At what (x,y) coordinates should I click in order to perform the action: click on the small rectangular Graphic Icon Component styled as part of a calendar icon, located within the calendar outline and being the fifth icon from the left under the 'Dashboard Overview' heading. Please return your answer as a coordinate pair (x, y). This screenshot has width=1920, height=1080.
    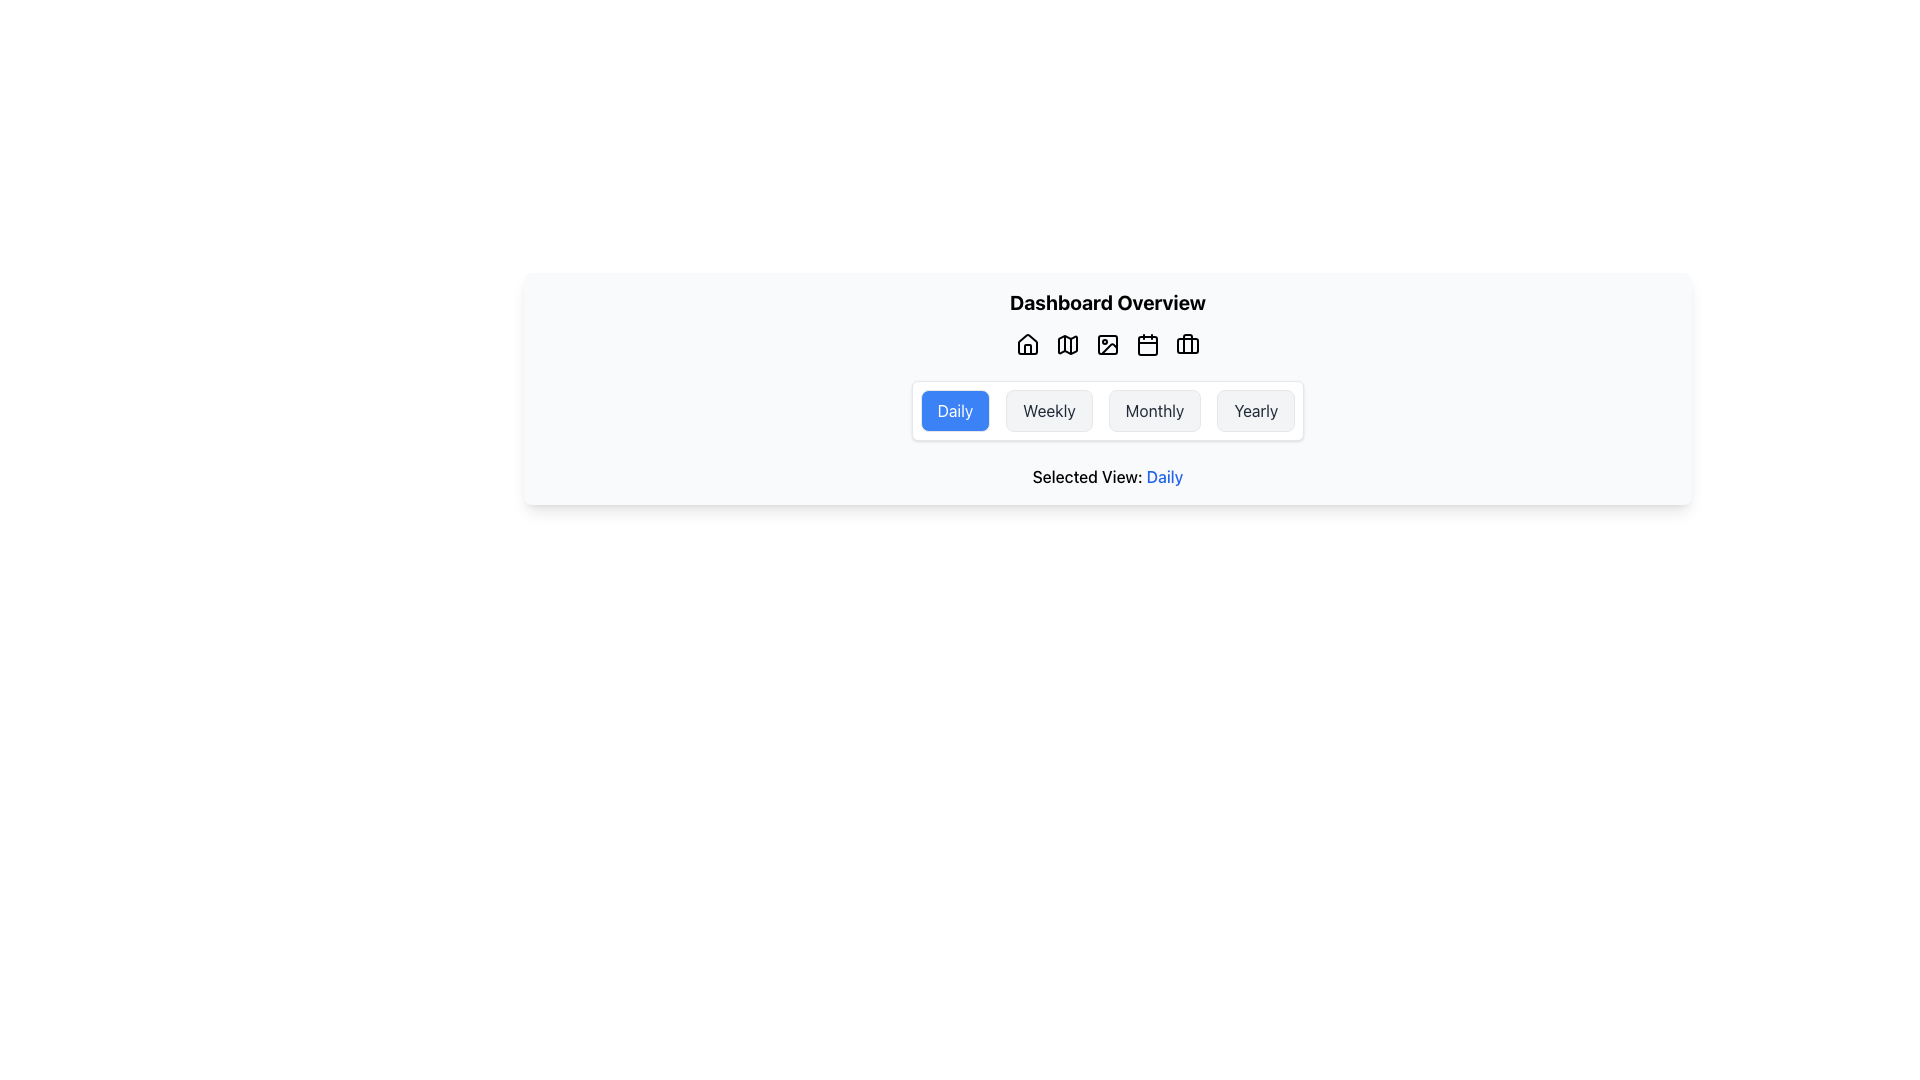
    Looking at the image, I should click on (1147, 345).